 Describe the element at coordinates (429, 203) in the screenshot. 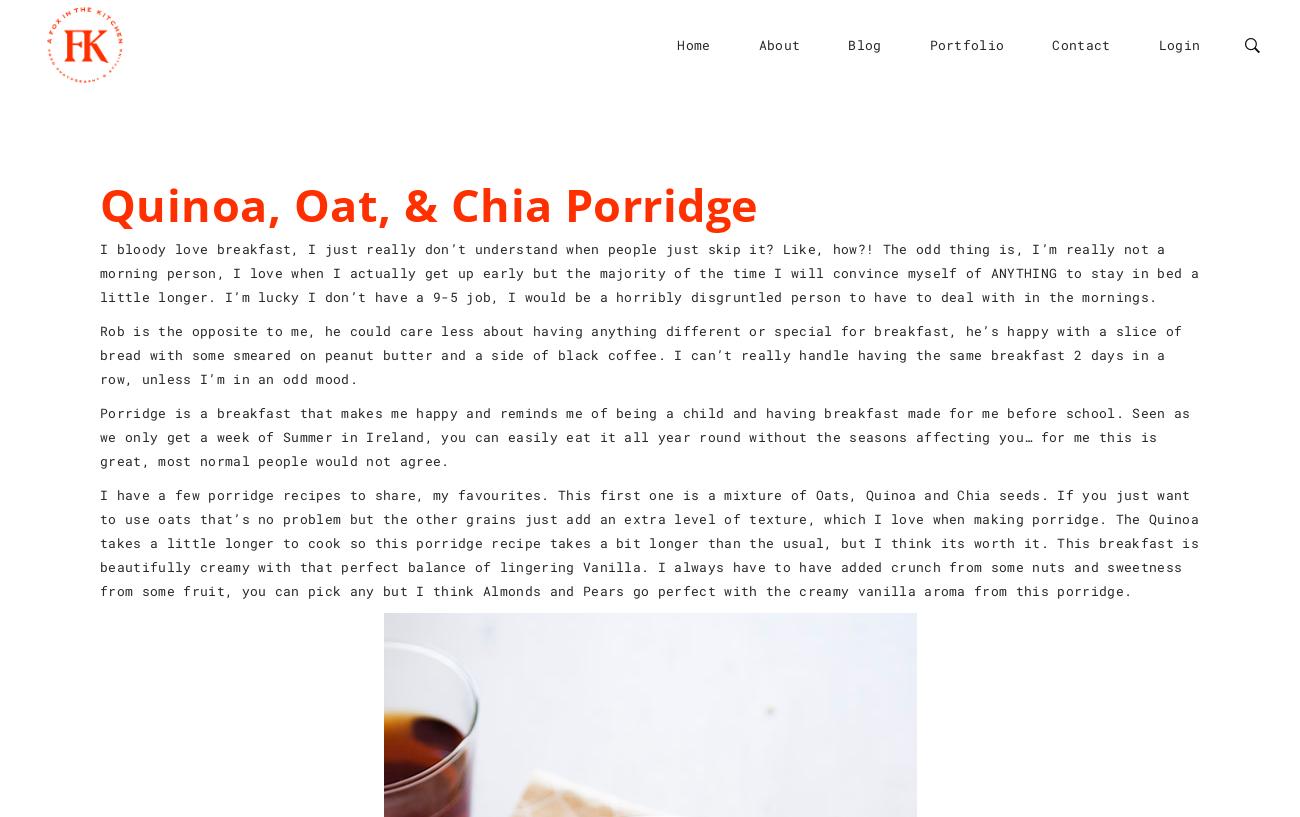

I see `'Quinoa, Oat, & Chia Porridge'` at that location.